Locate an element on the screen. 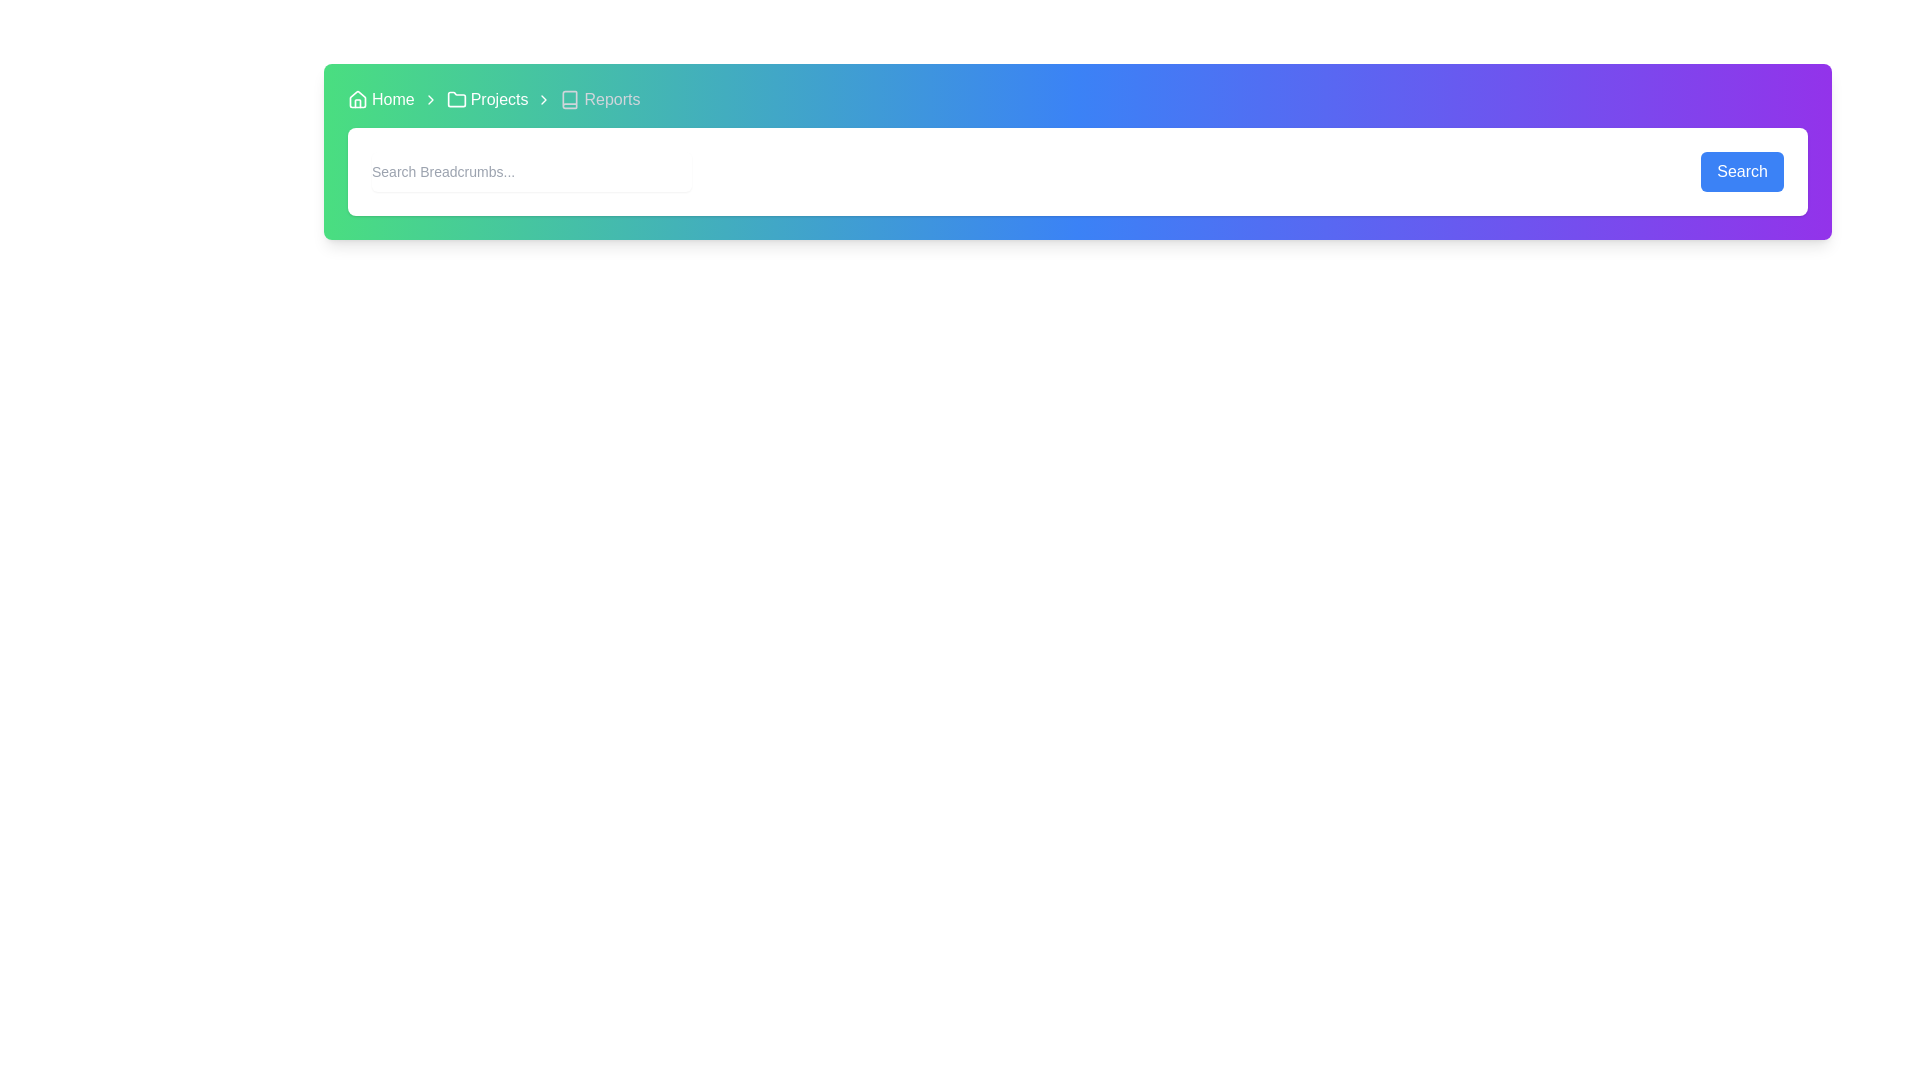 This screenshot has width=1920, height=1080. the 'Home' icon in the breadcrumb navigation section, which is located at the far-left of the top bar, preceding the 'Home' text and other breadcrumb items is located at coordinates (358, 99).